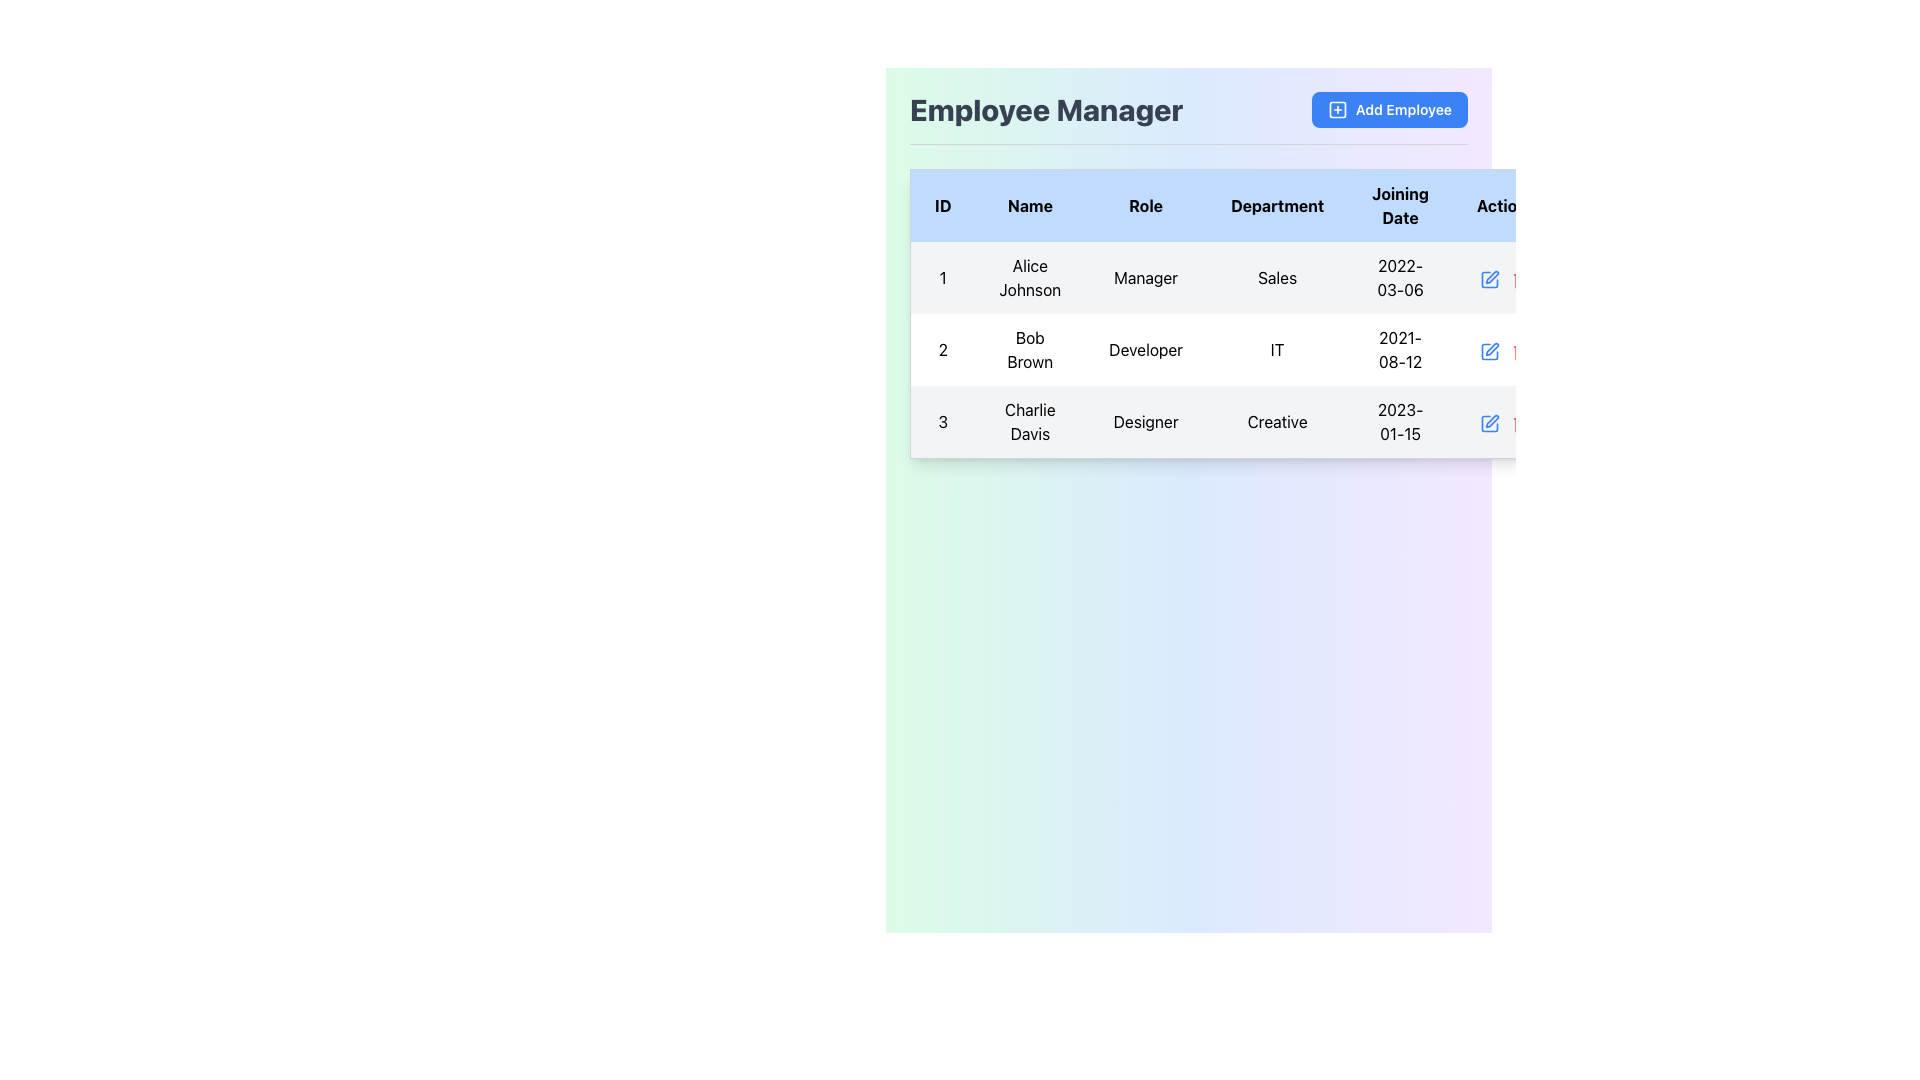 Image resolution: width=1920 pixels, height=1080 pixels. I want to click on the Static Text element that identifies the row in the dataset, located in the third row of the first column of the table, so click(941, 421).